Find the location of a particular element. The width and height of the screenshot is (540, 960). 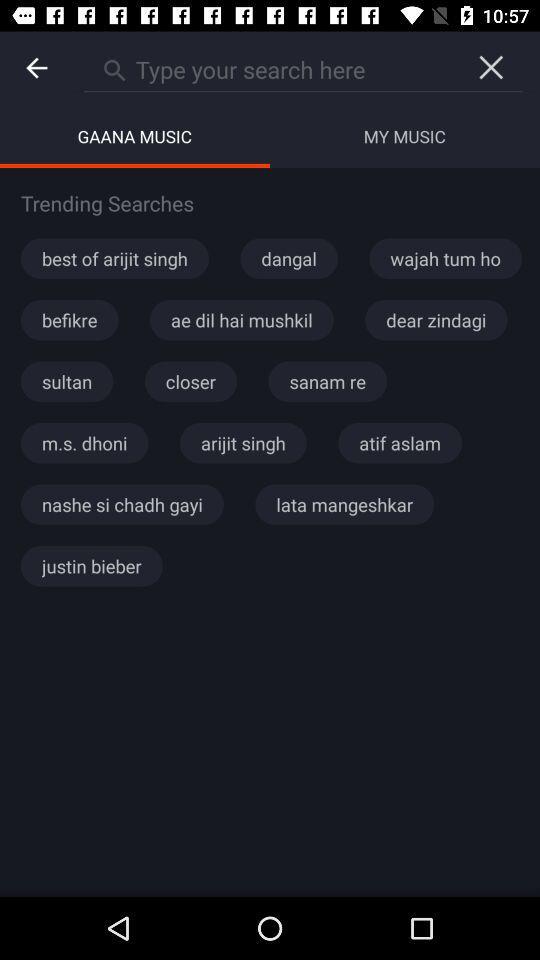

the dangal app is located at coordinates (288, 257).